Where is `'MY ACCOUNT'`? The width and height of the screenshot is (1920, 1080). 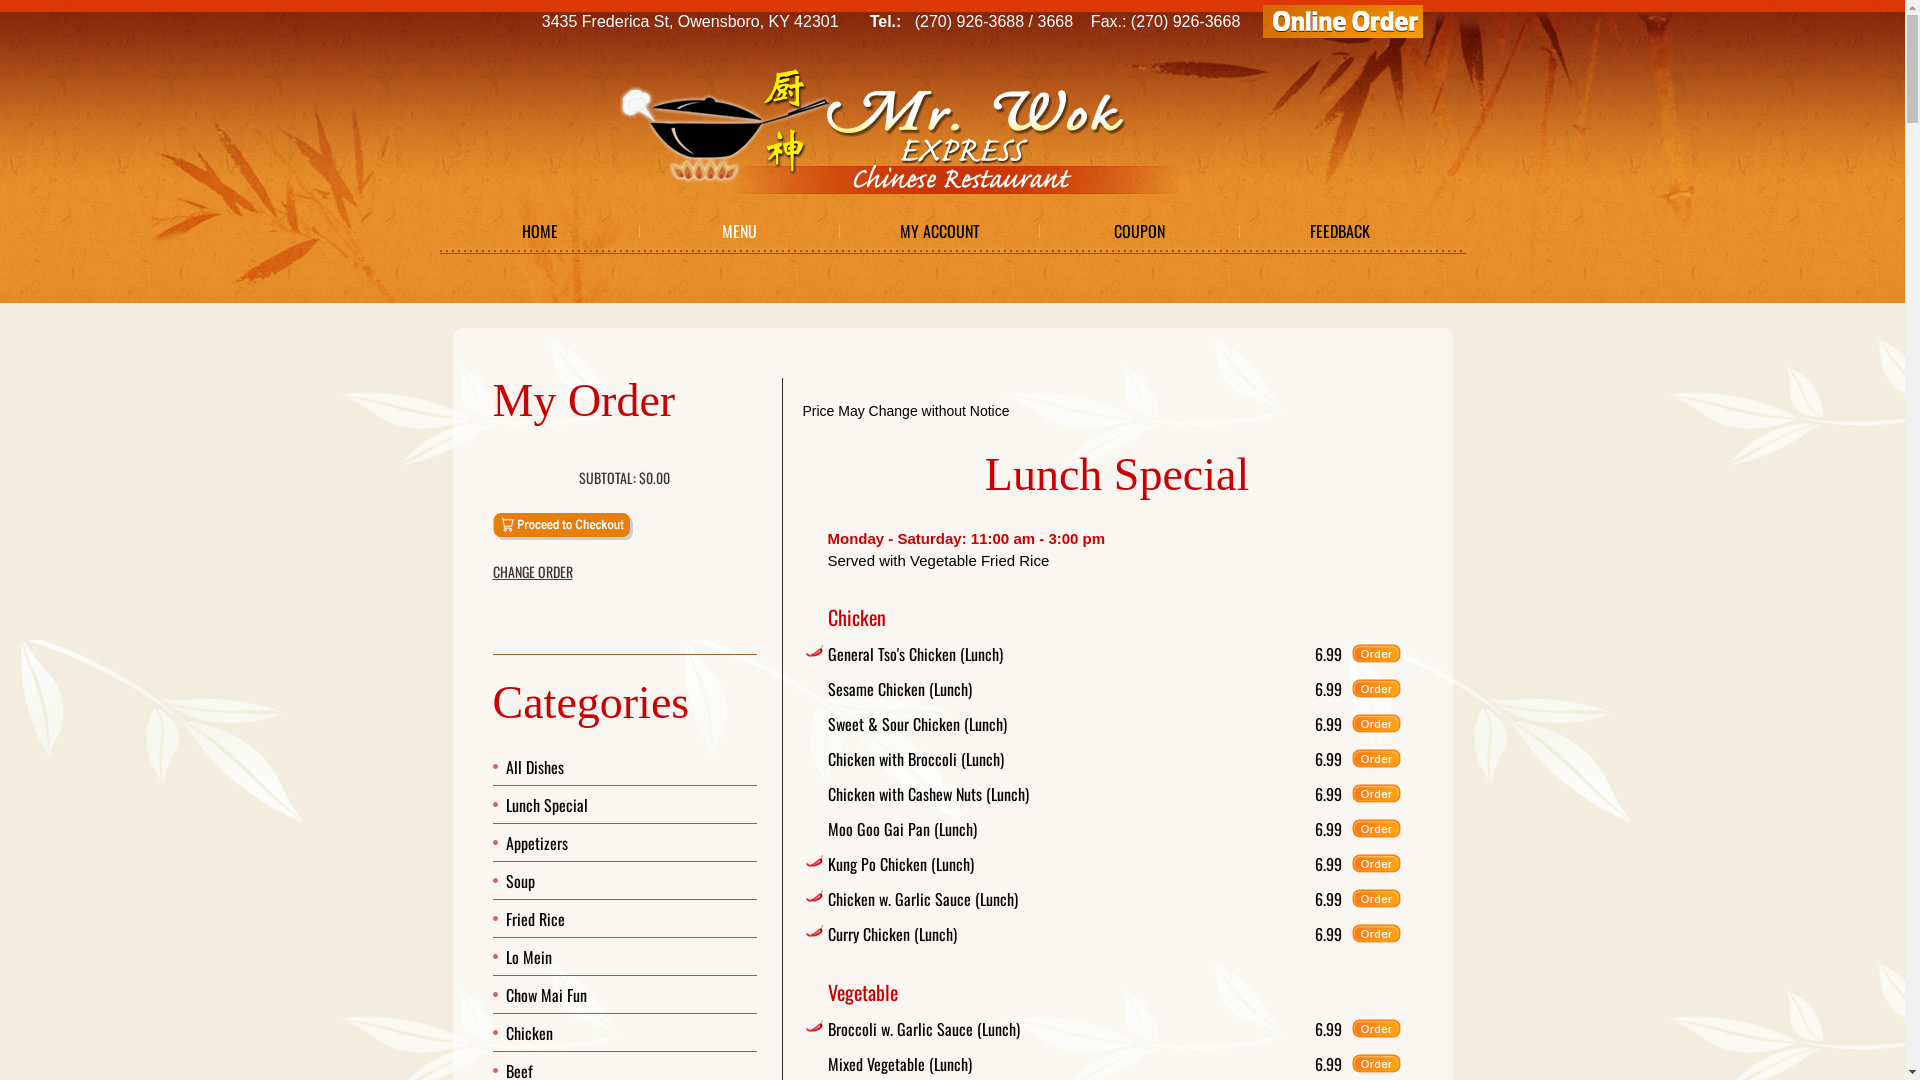 'MY ACCOUNT' is located at coordinates (939, 230).